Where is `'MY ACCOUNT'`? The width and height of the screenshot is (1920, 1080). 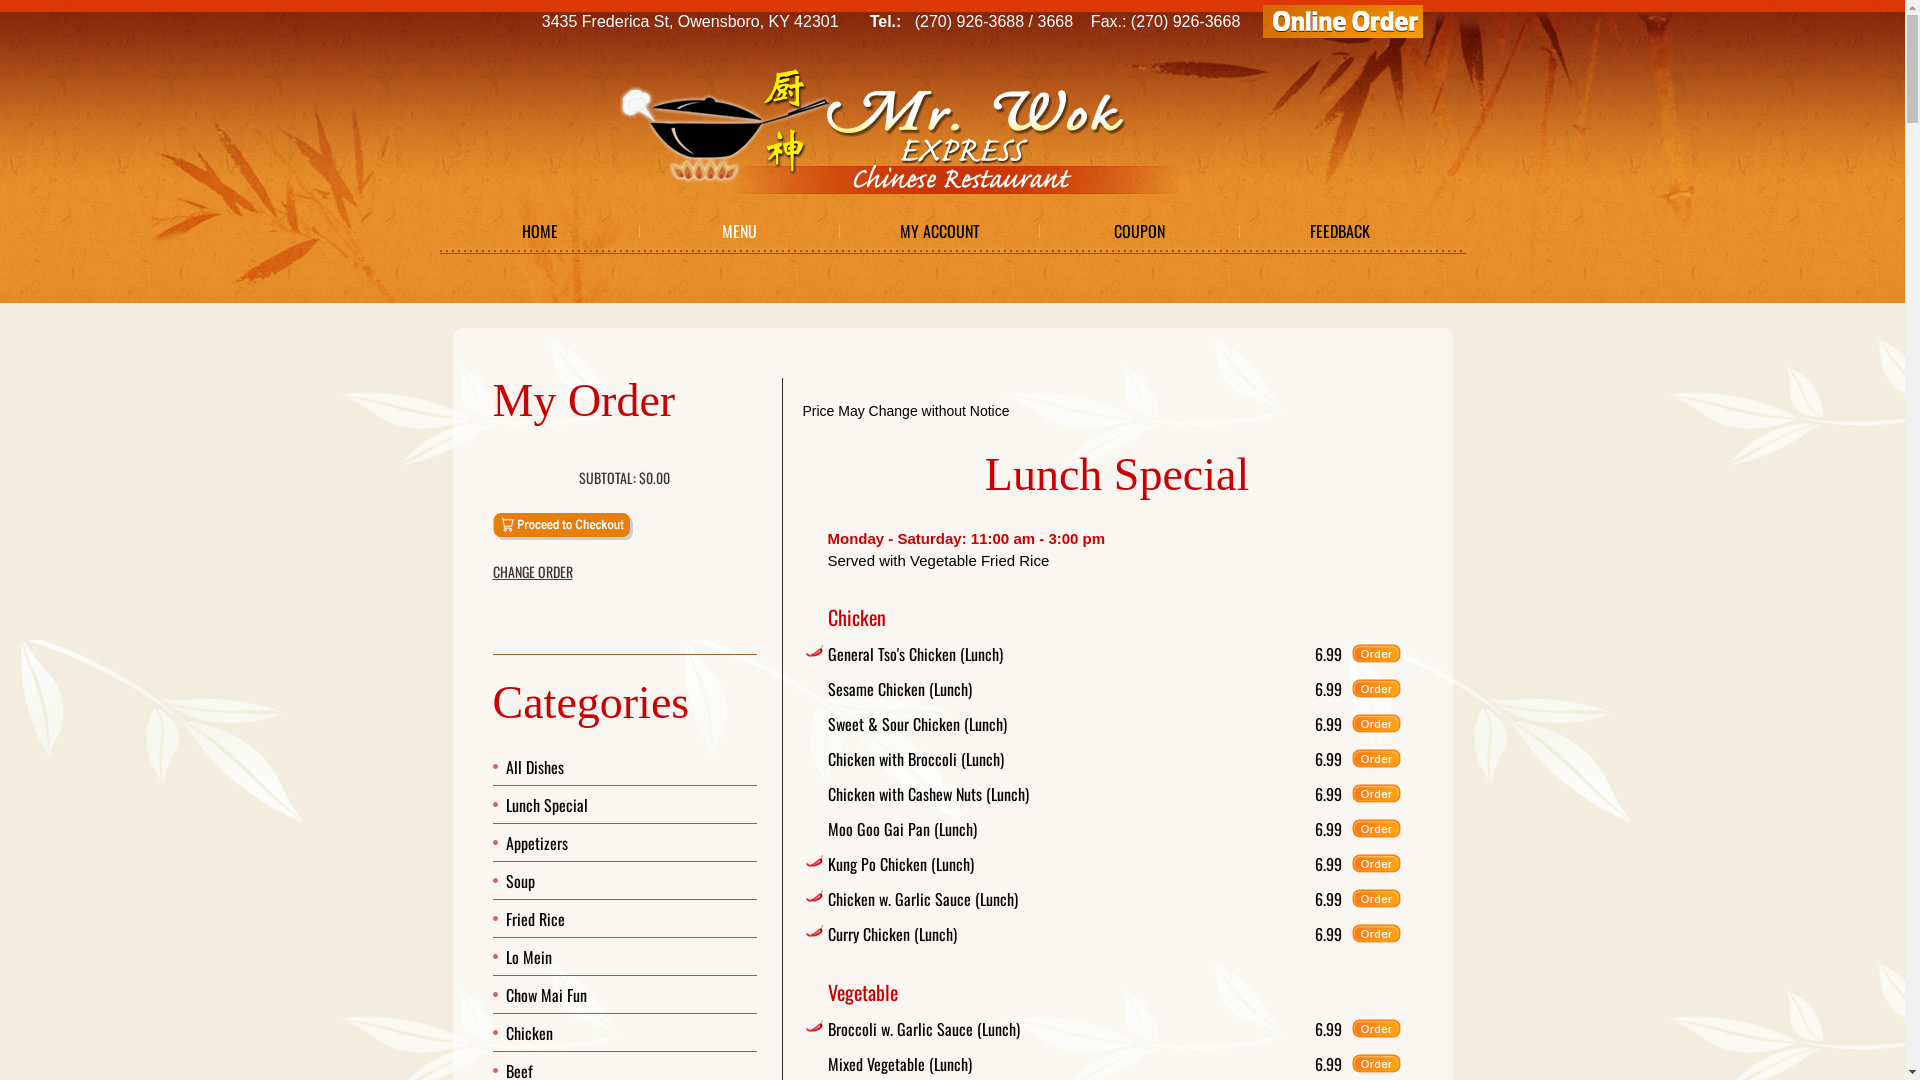 'MY ACCOUNT' is located at coordinates (939, 230).